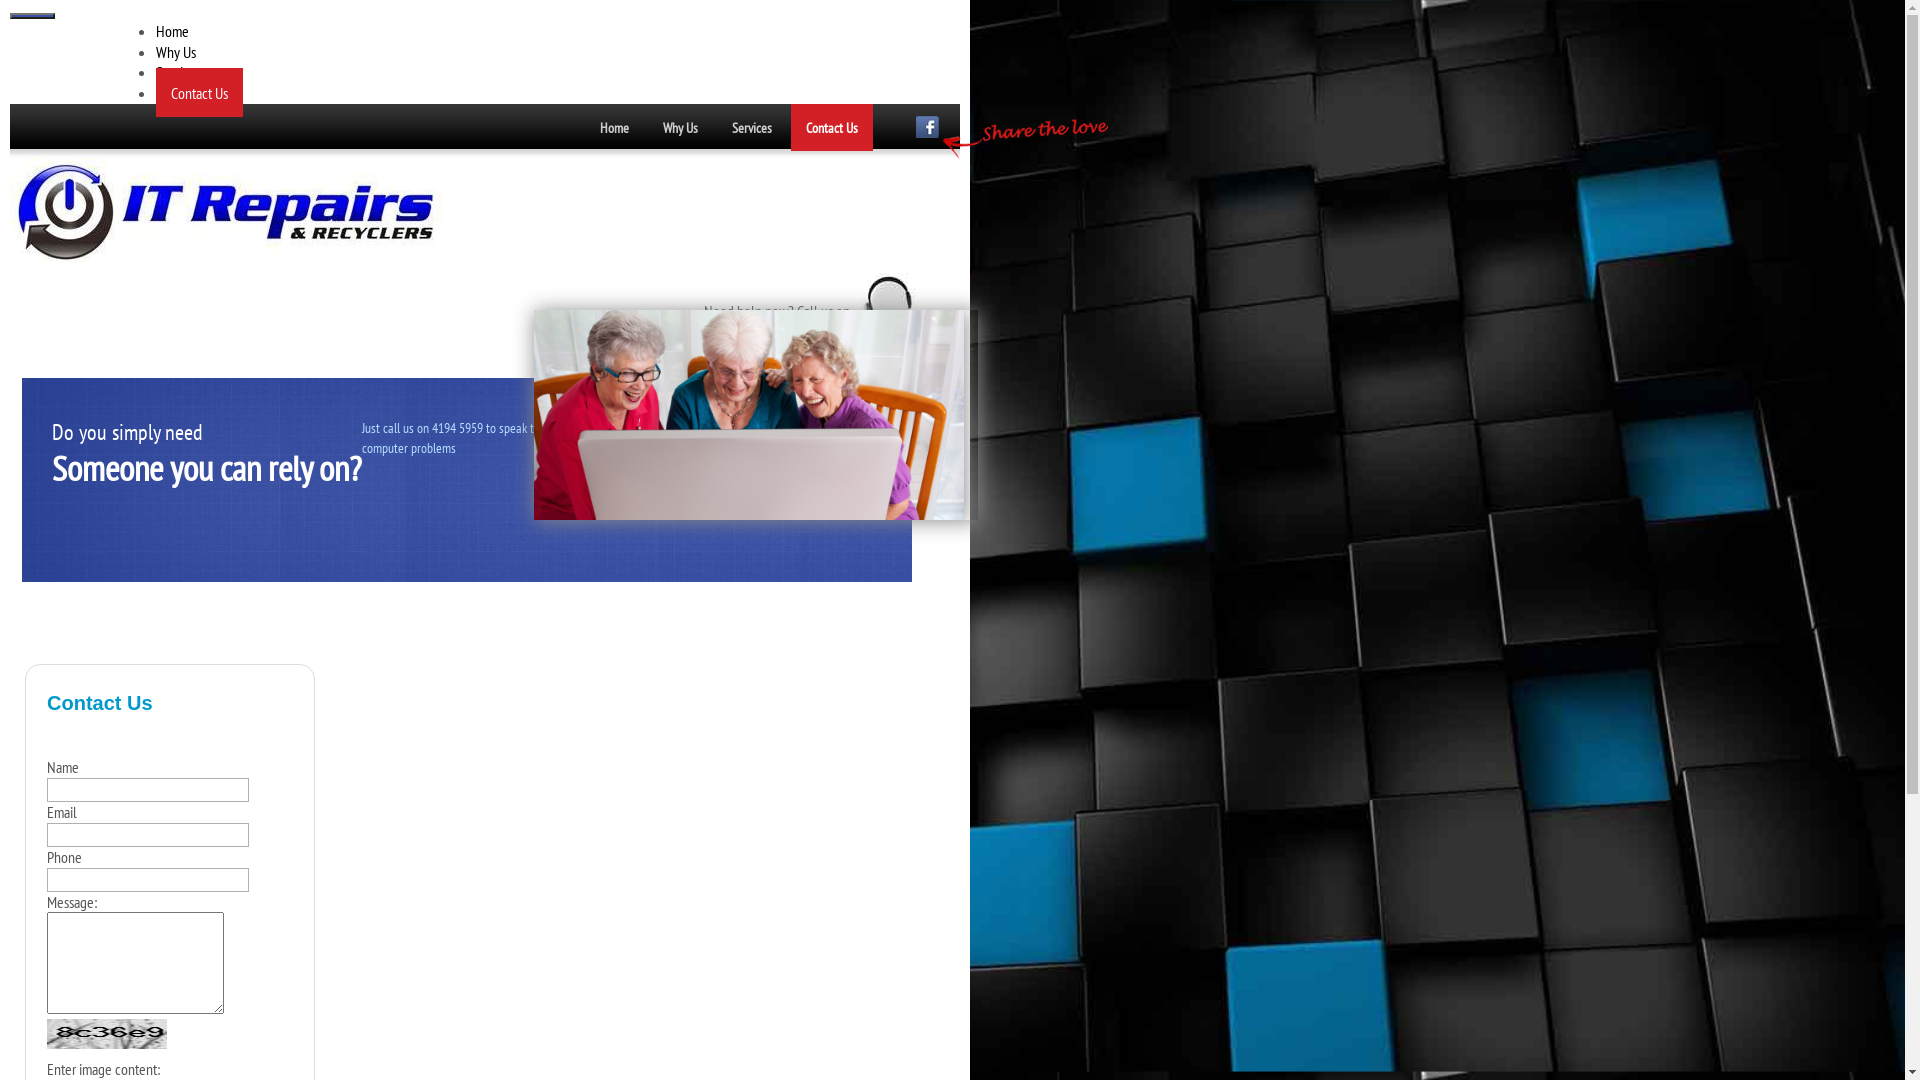  What do you see at coordinates (790, 127) in the screenshot?
I see `'Contact Us'` at bounding box center [790, 127].